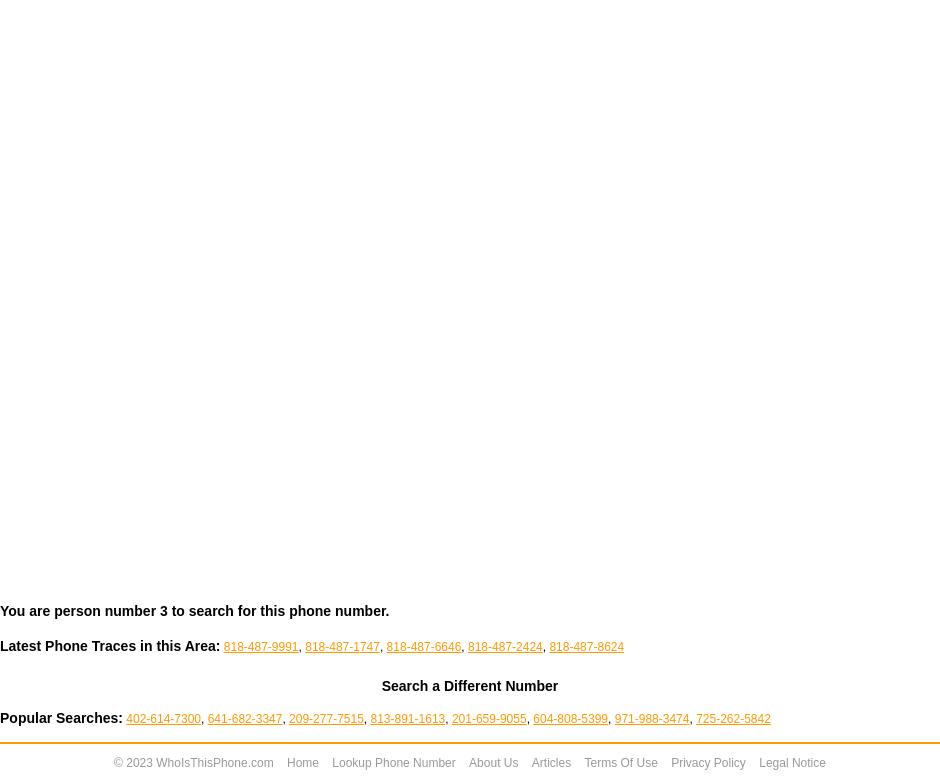 The width and height of the screenshot is (940, 783). I want to click on '818-487-6646', so click(423, 645).